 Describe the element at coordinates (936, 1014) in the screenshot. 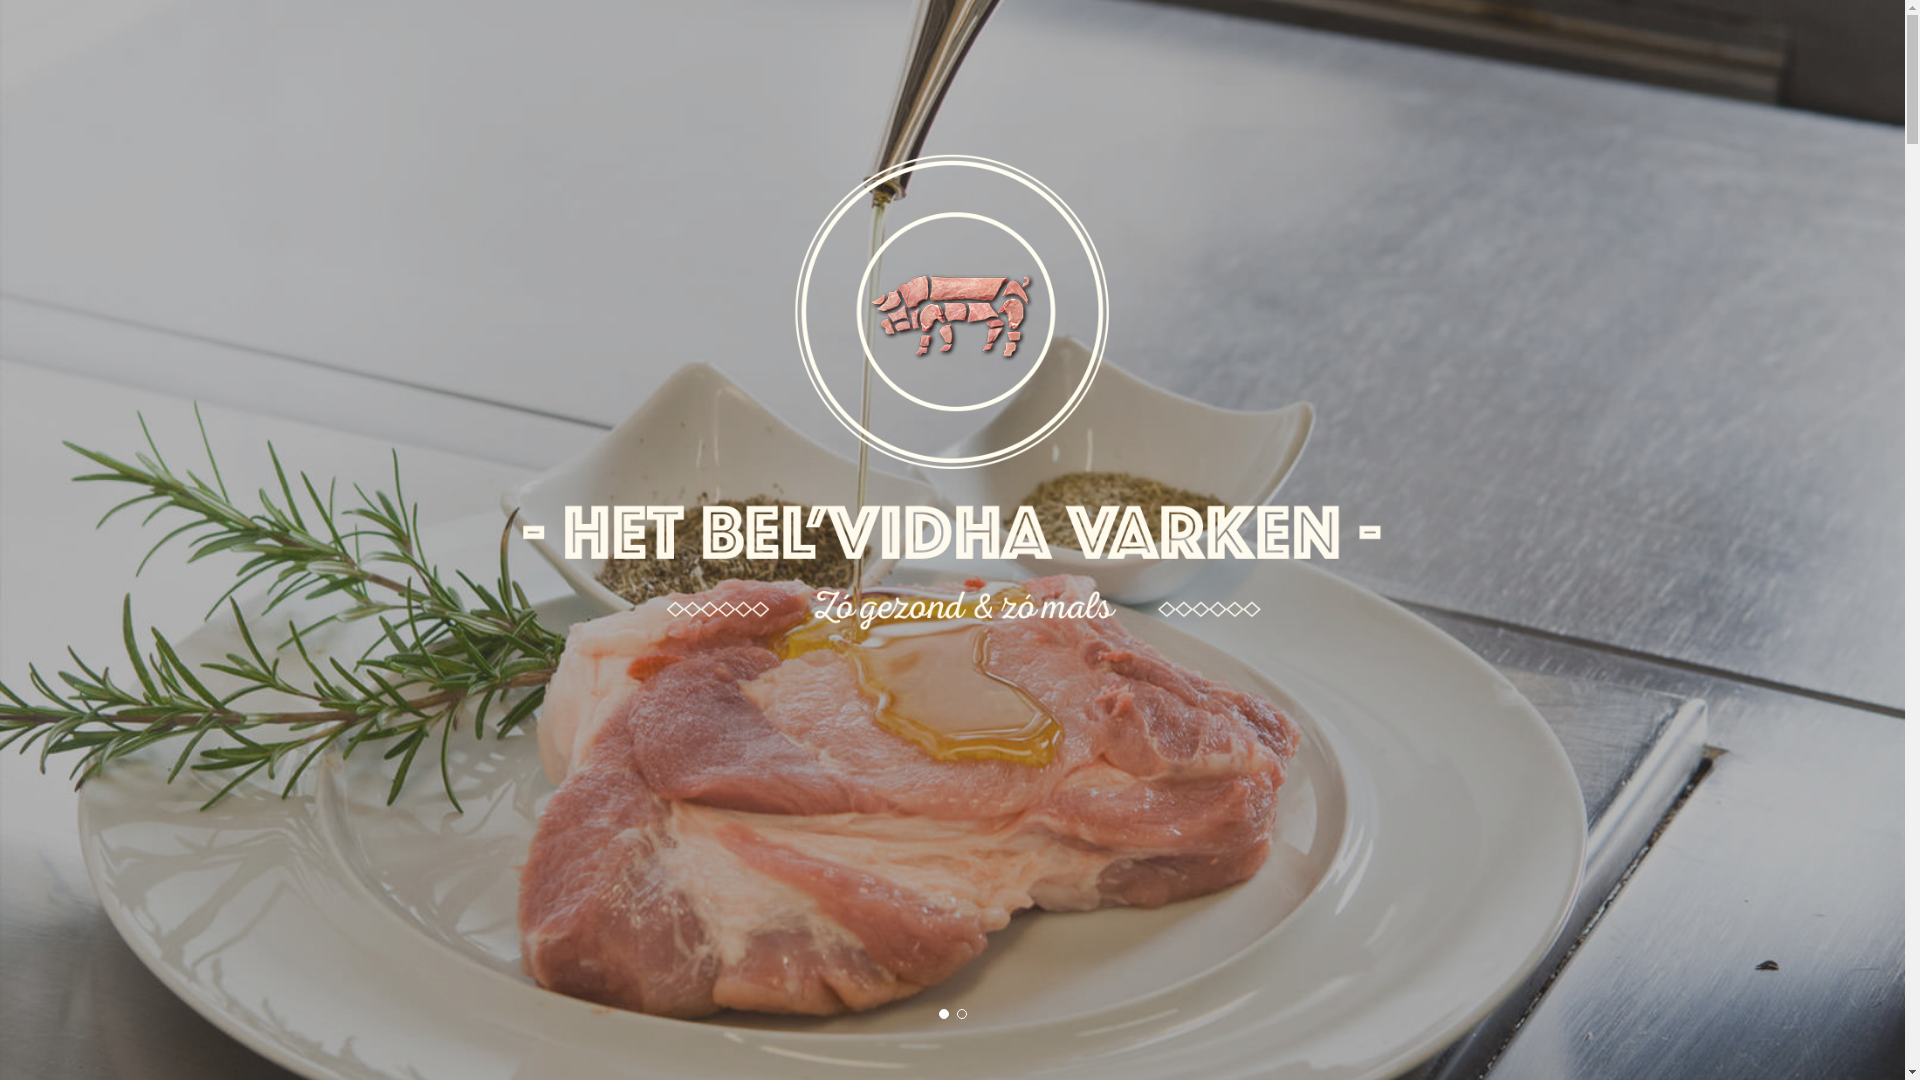

I see `'1'` at that location.